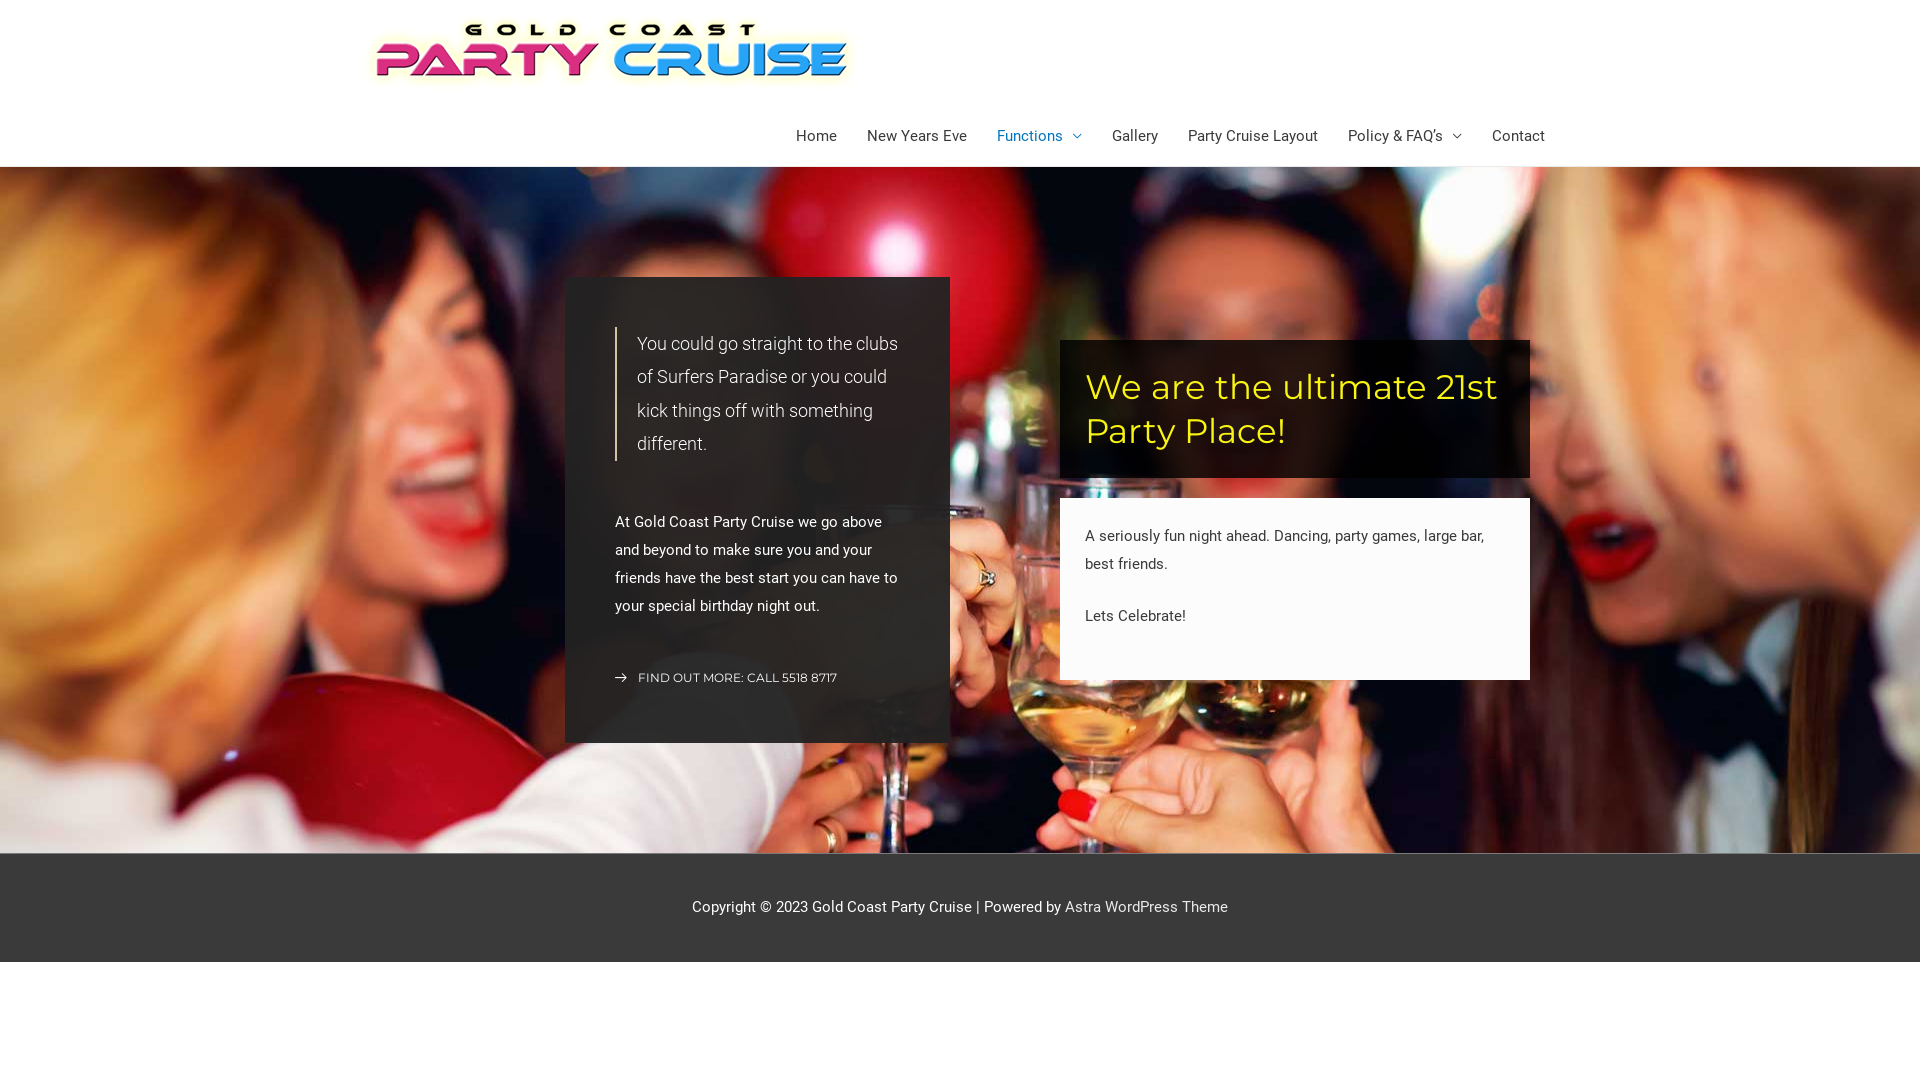 This screenshot has width=1920, height=1080. I want to click on 'New Years Eve', so click(915, 135).